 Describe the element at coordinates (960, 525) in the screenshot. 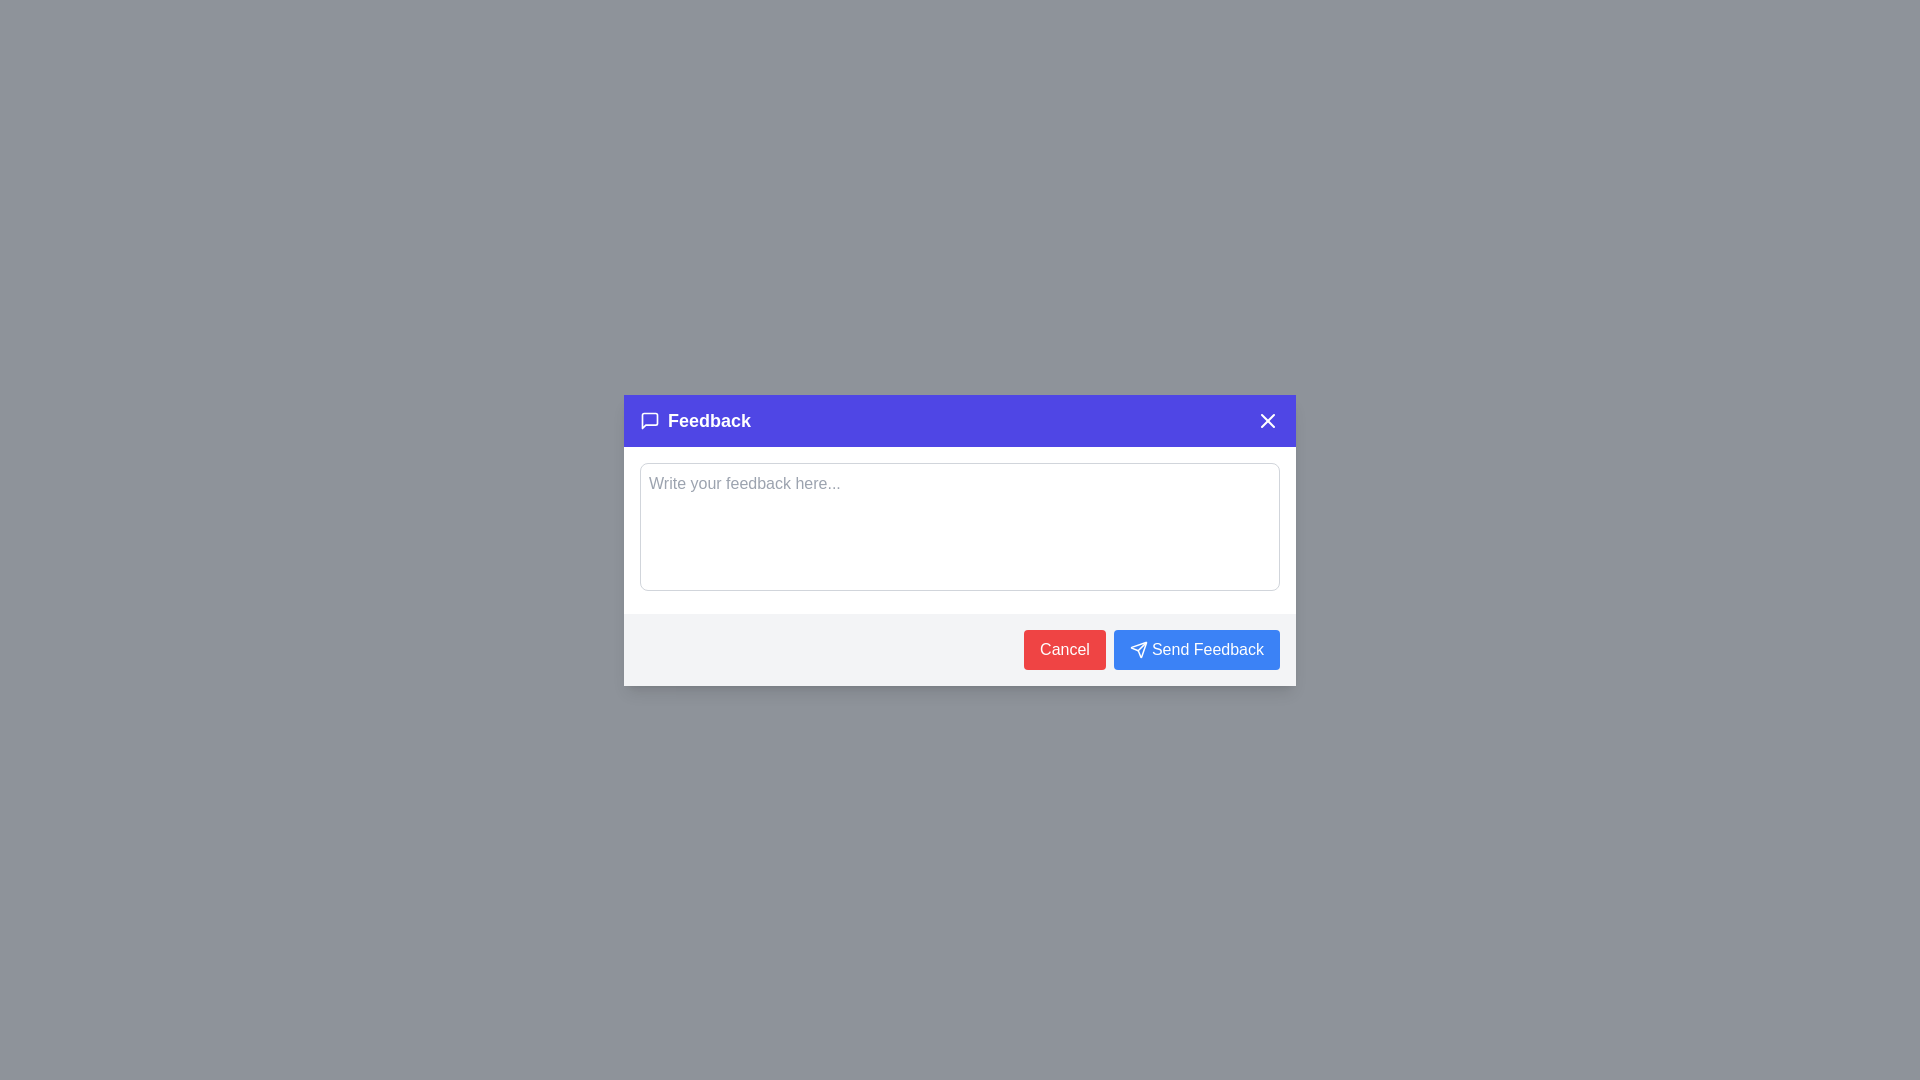

I see `the feedback field and type the text 'This is a feedback message'` at that location.